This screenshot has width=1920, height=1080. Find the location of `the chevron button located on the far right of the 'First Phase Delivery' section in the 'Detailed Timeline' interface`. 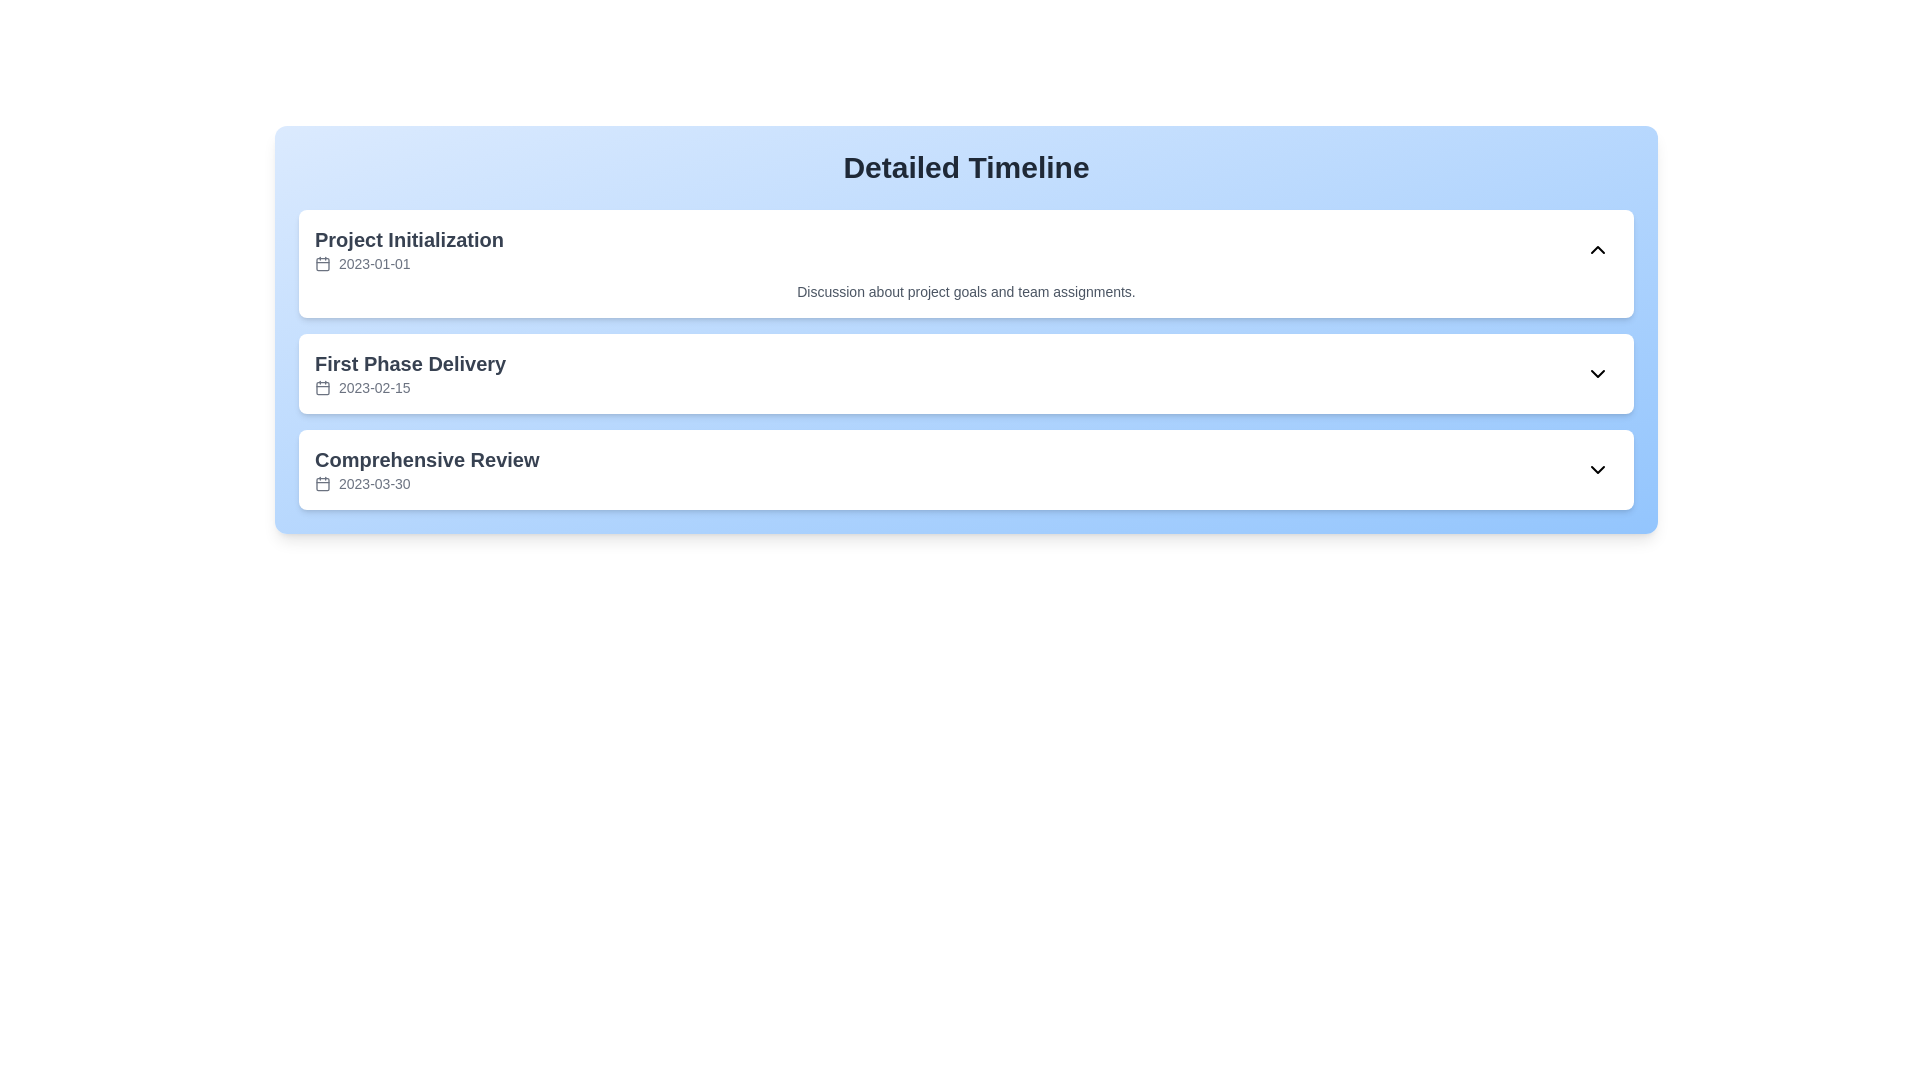

the chevron button located on the far right of the 'First Phase Delivery' section in the 'Detailed Timeline' interface is located at coordinates (1597, 374).